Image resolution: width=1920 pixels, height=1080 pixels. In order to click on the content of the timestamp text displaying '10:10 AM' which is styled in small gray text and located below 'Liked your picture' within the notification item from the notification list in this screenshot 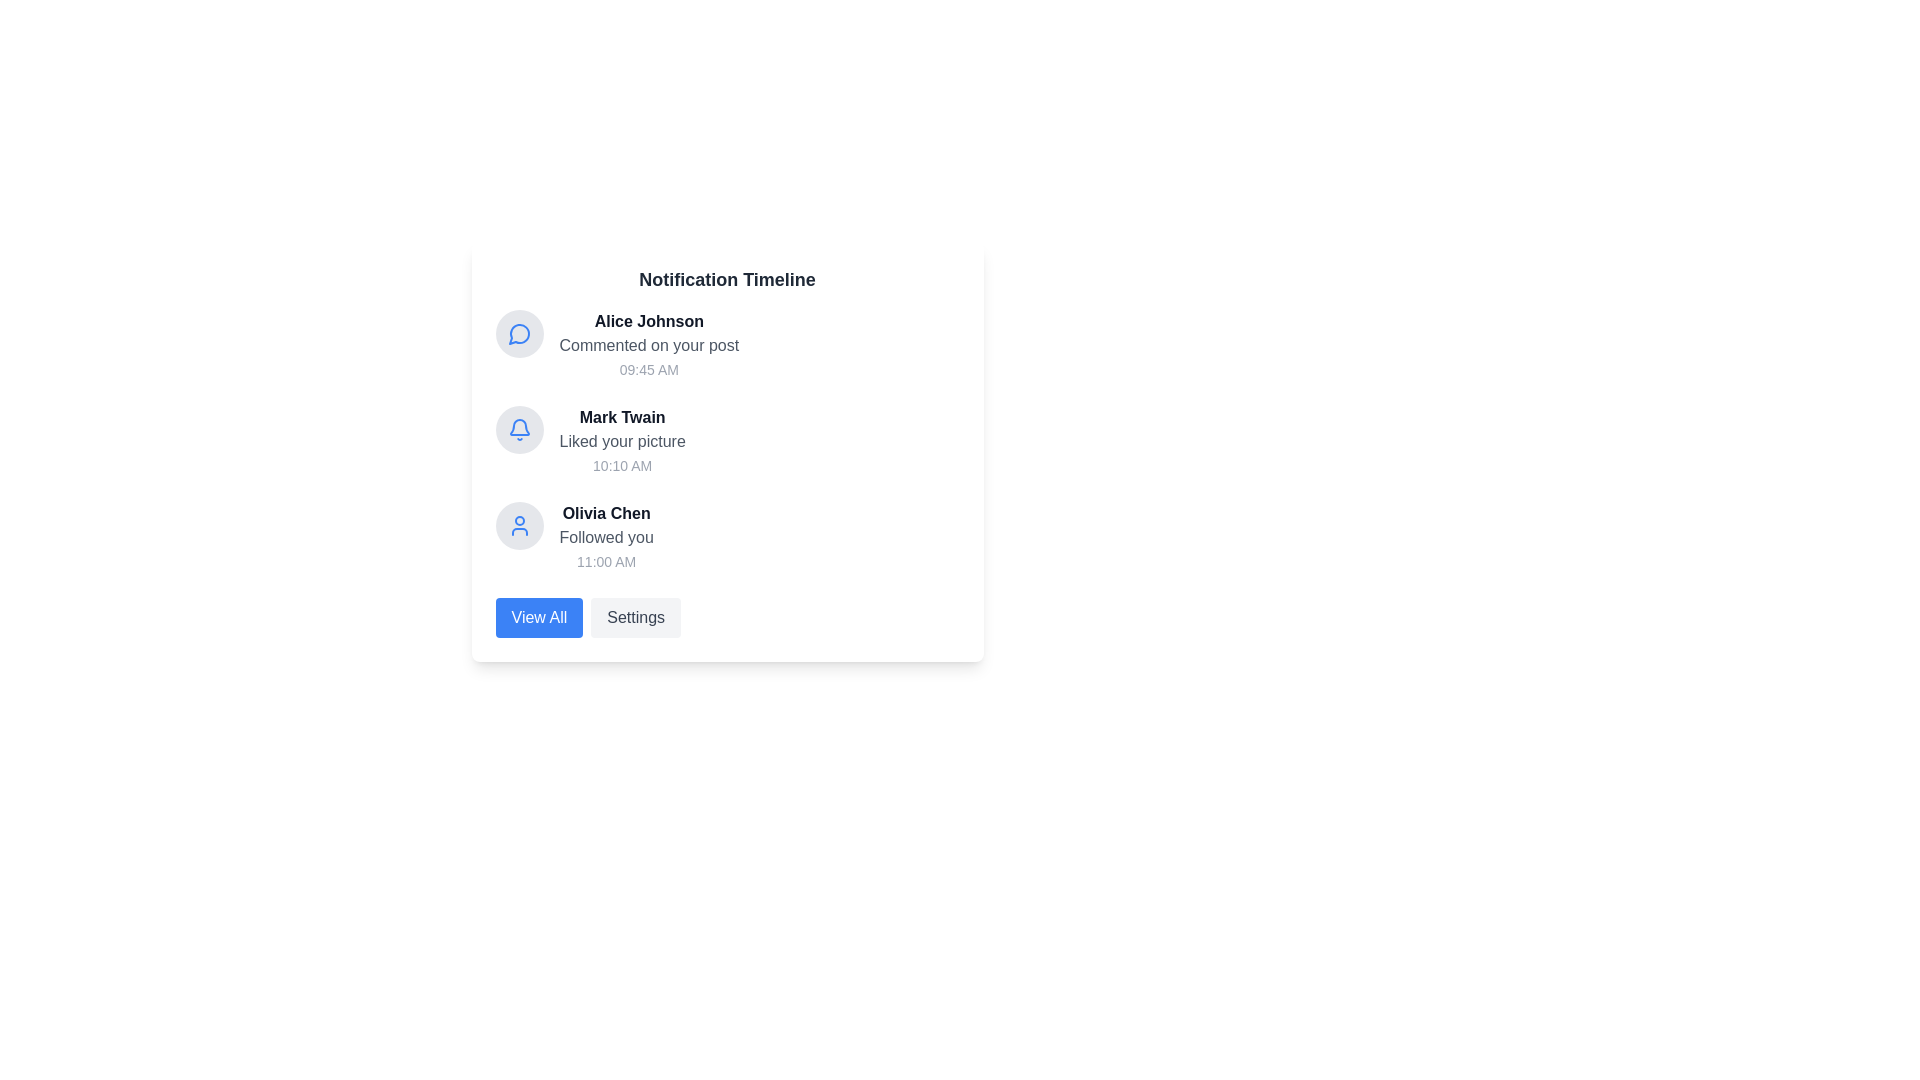, I will do `click(621, 466)`.